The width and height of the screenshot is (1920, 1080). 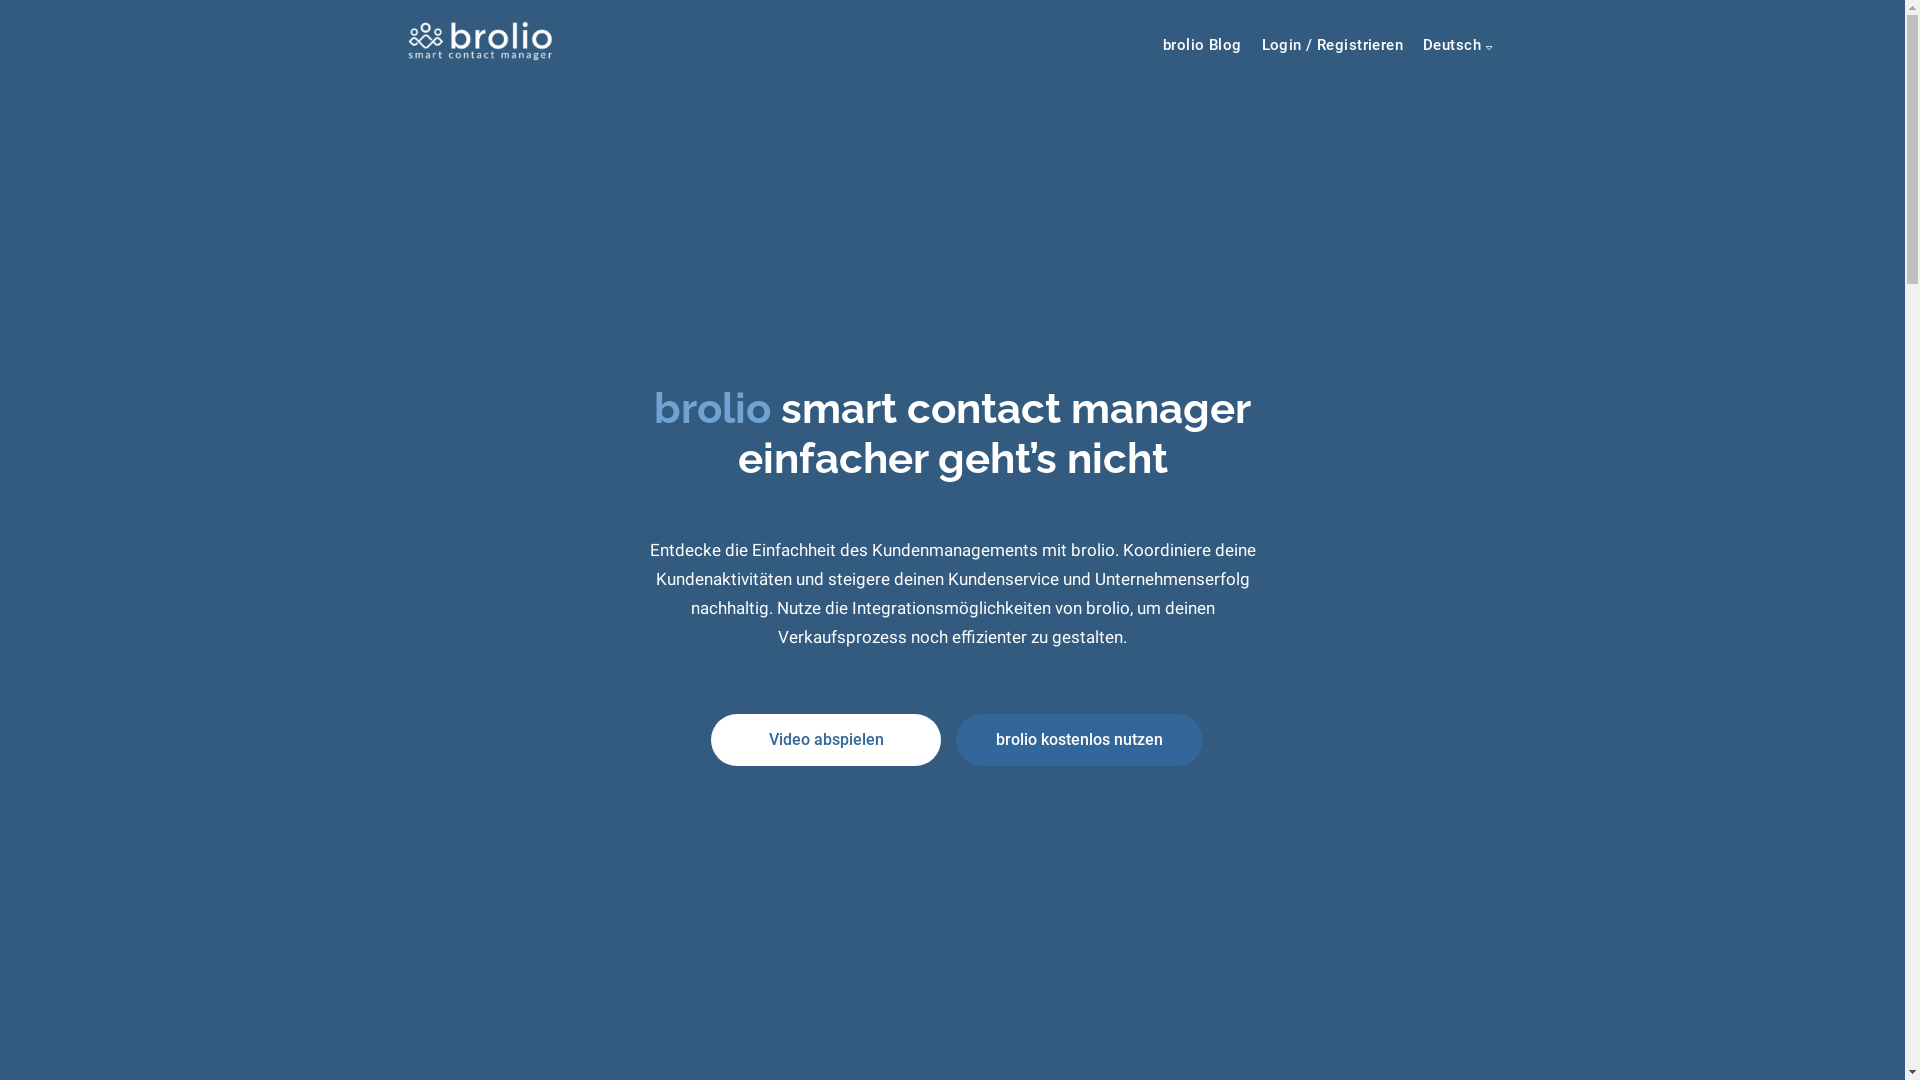 What do you see at coordinates (825, 740) in the screenshot?
I see `'Video abspielen'` at bounding box center [825, 740].